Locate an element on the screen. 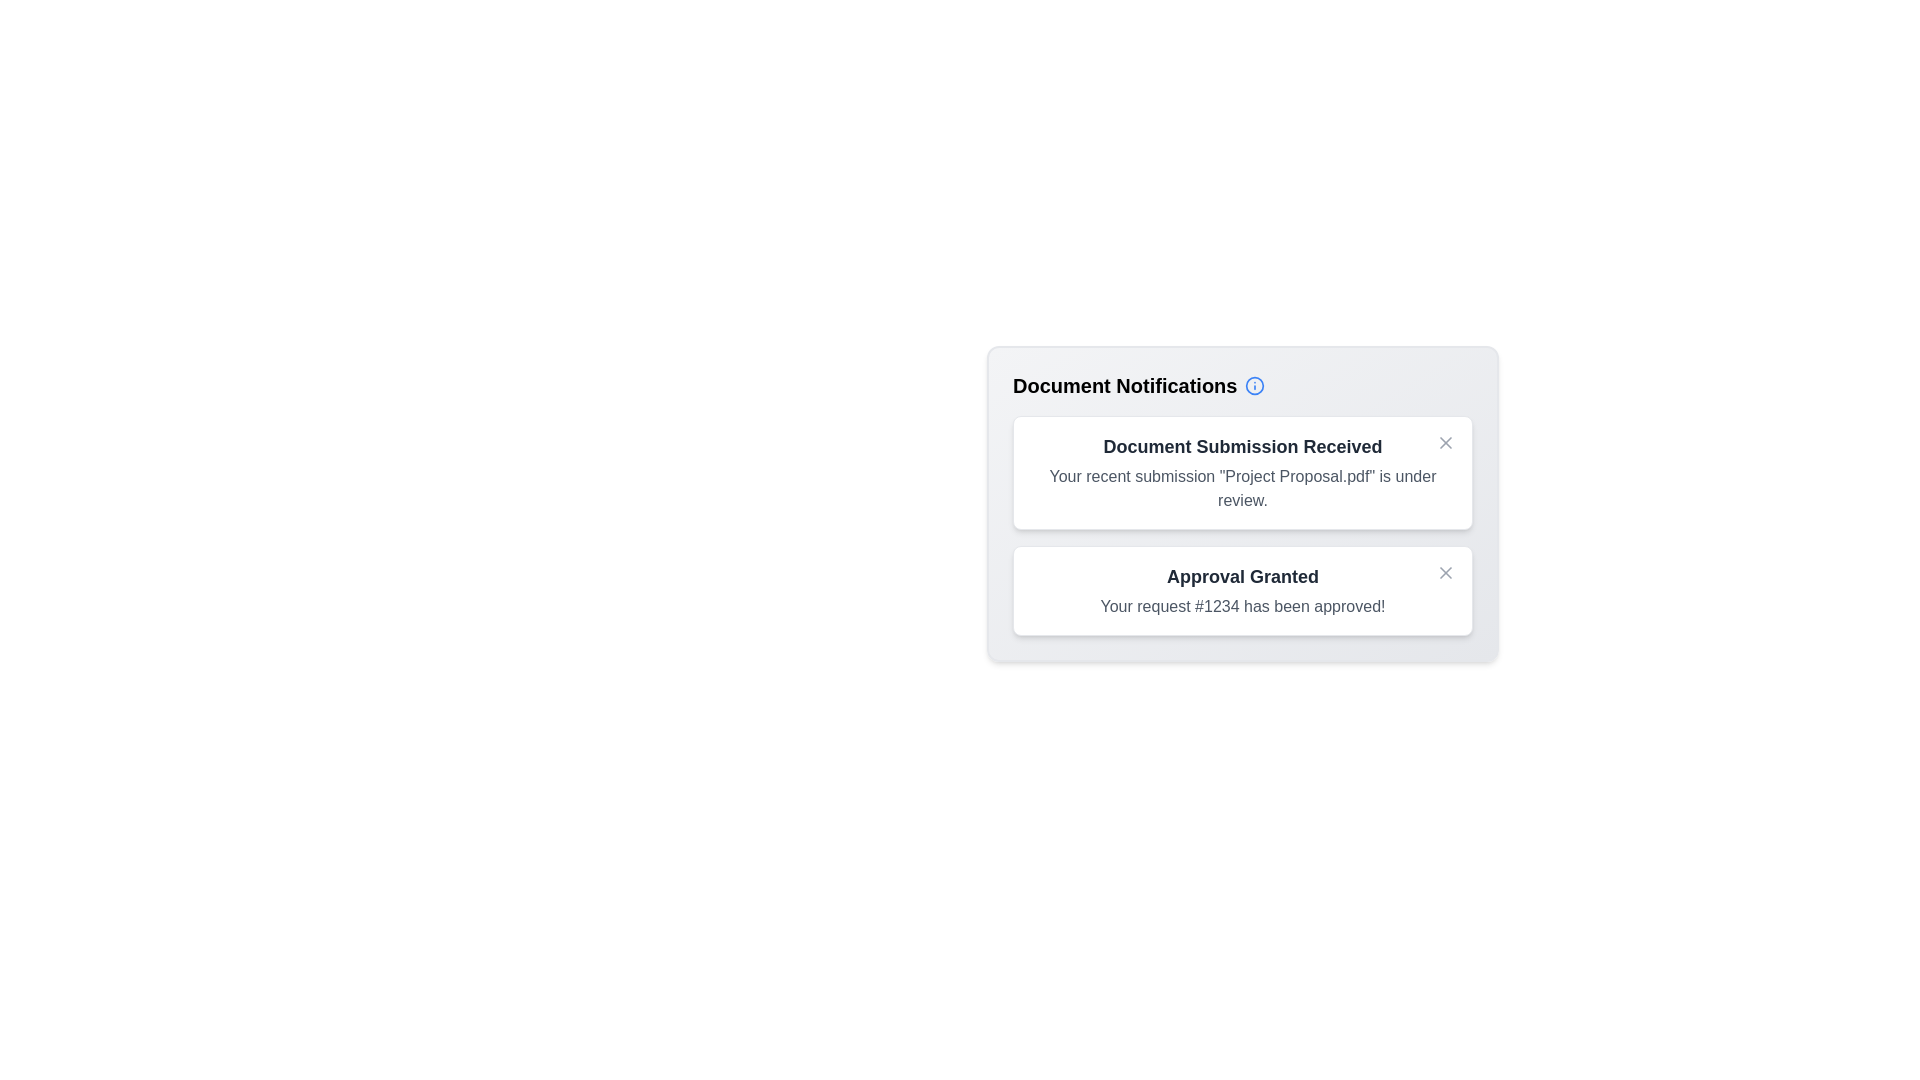 This screenshot has height=1080, width=1920. the notification titled 'Approval Granted' to observe hover effects is located at coordinates (1242, 589).